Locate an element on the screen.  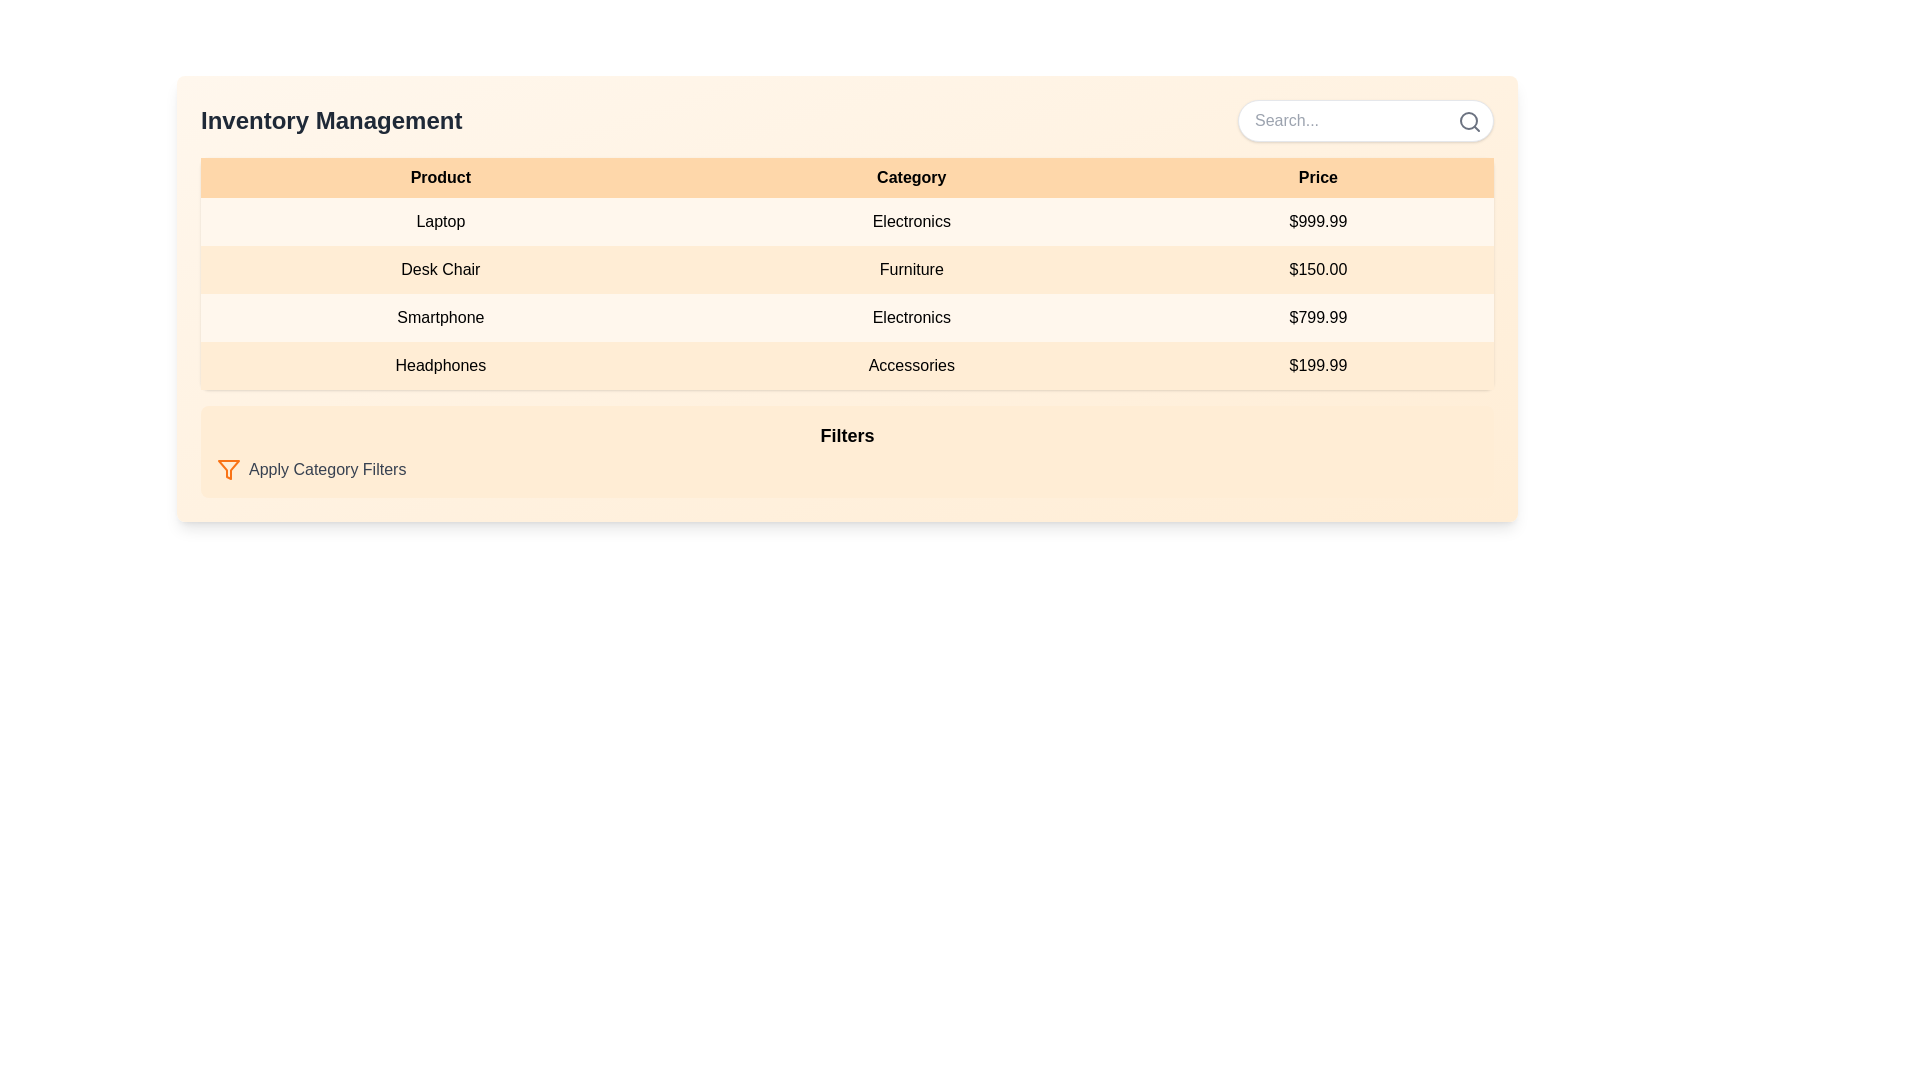
the 'Headphones' static text label element is located at coordinates (439, 366).